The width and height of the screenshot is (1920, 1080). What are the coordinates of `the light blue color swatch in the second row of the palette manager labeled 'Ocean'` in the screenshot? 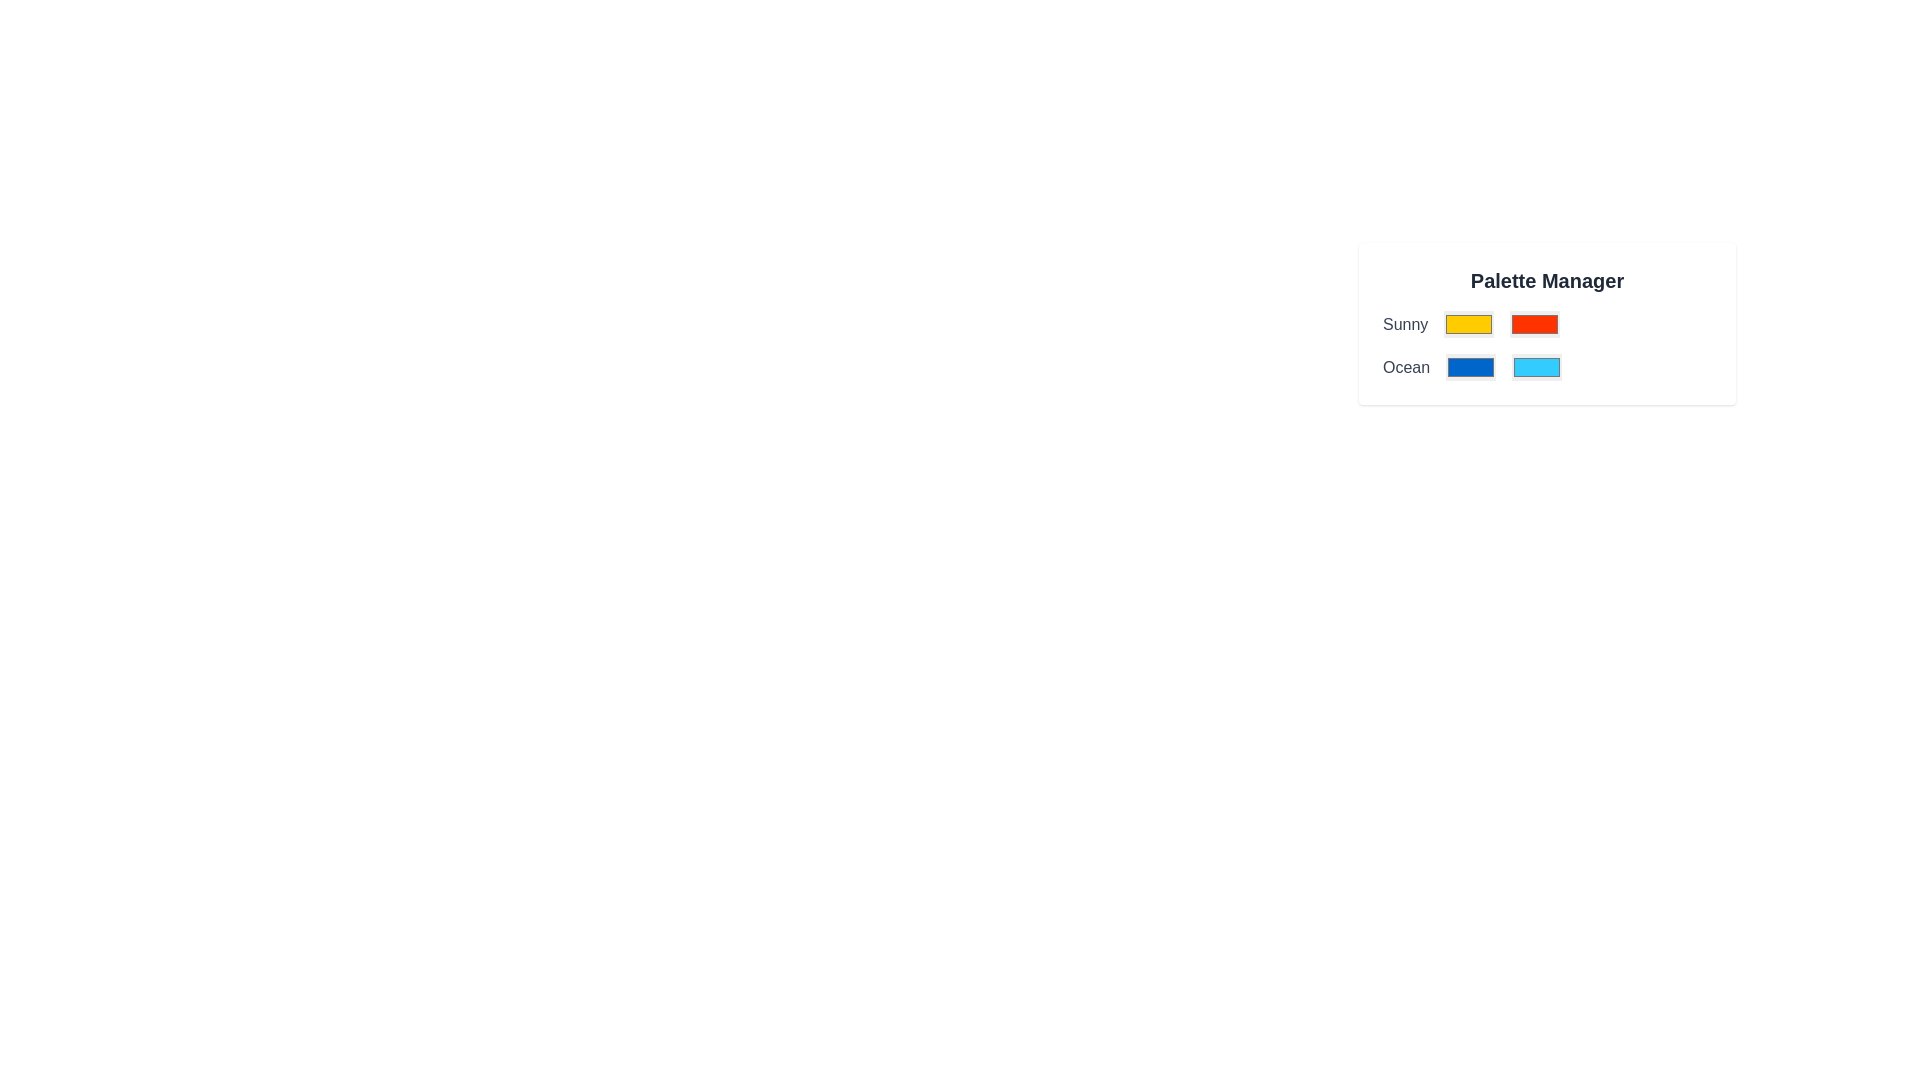 It's located at (1546, 358).